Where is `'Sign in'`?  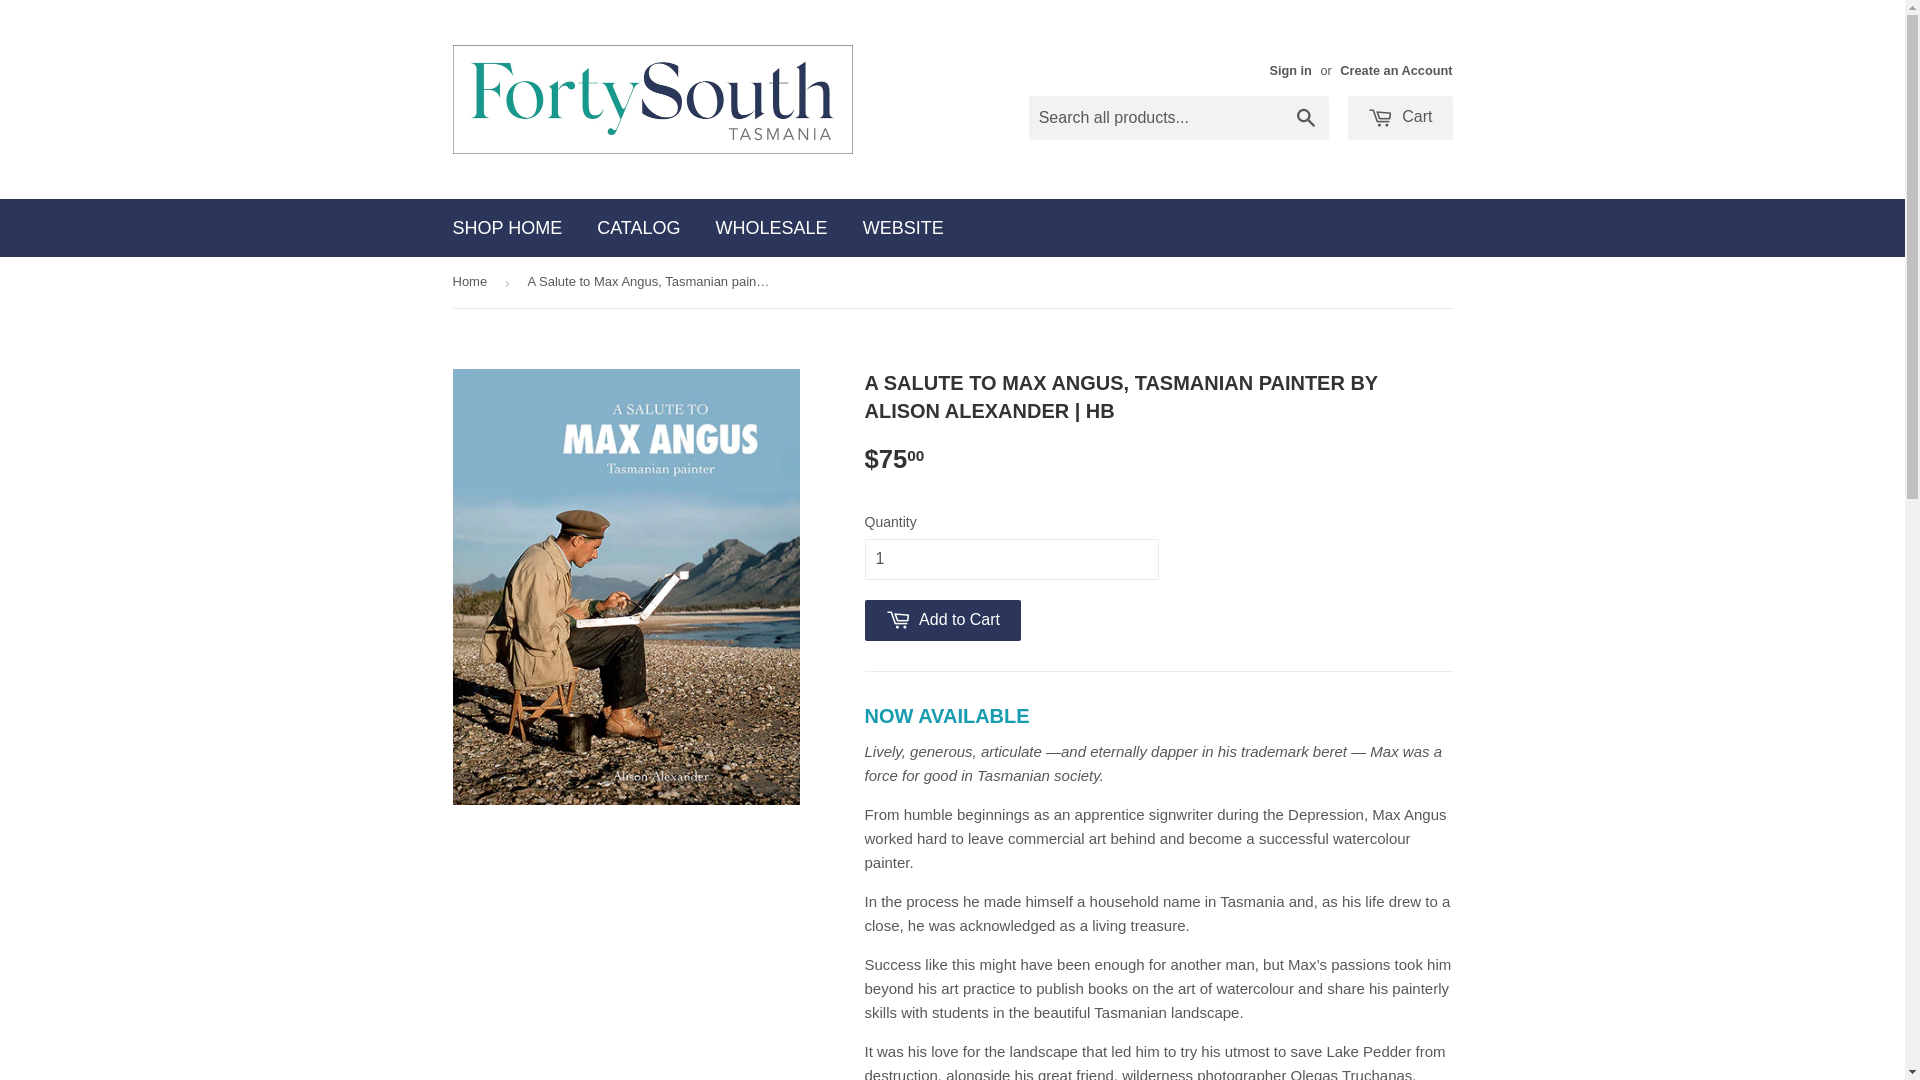 'Sign in' is located at coordinates (1290, 69).